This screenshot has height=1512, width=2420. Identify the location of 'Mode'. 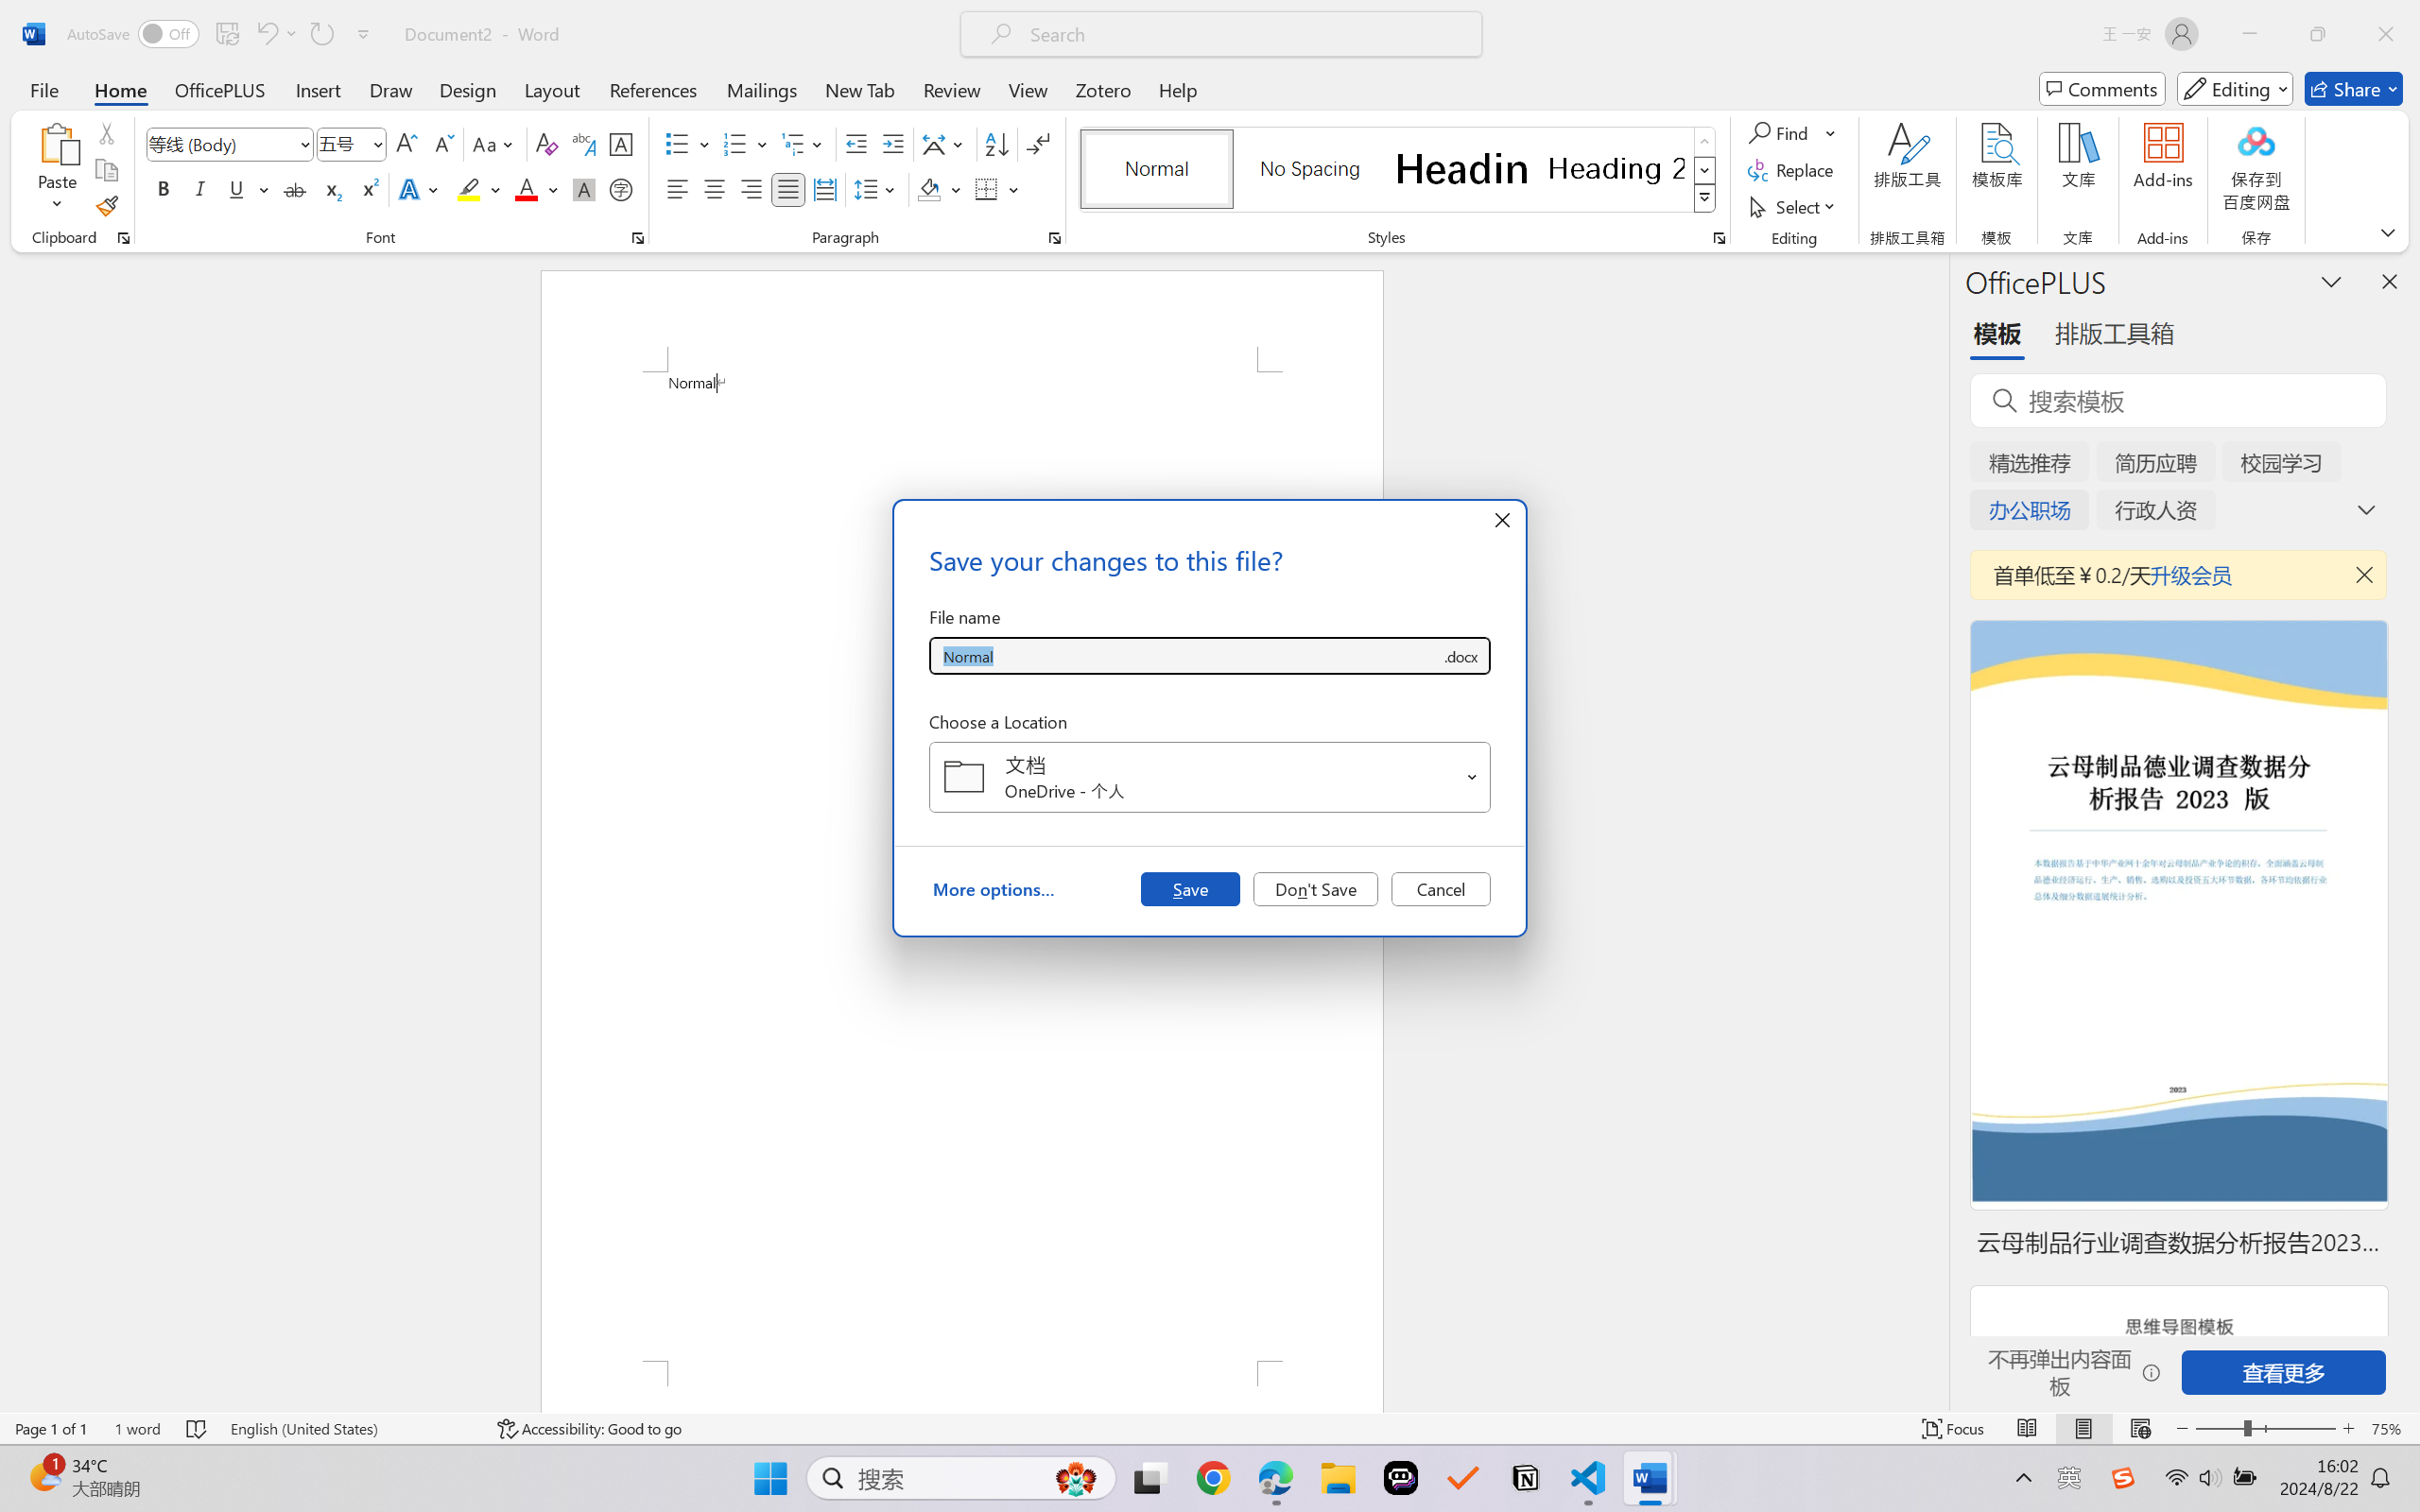
(2235, 88).